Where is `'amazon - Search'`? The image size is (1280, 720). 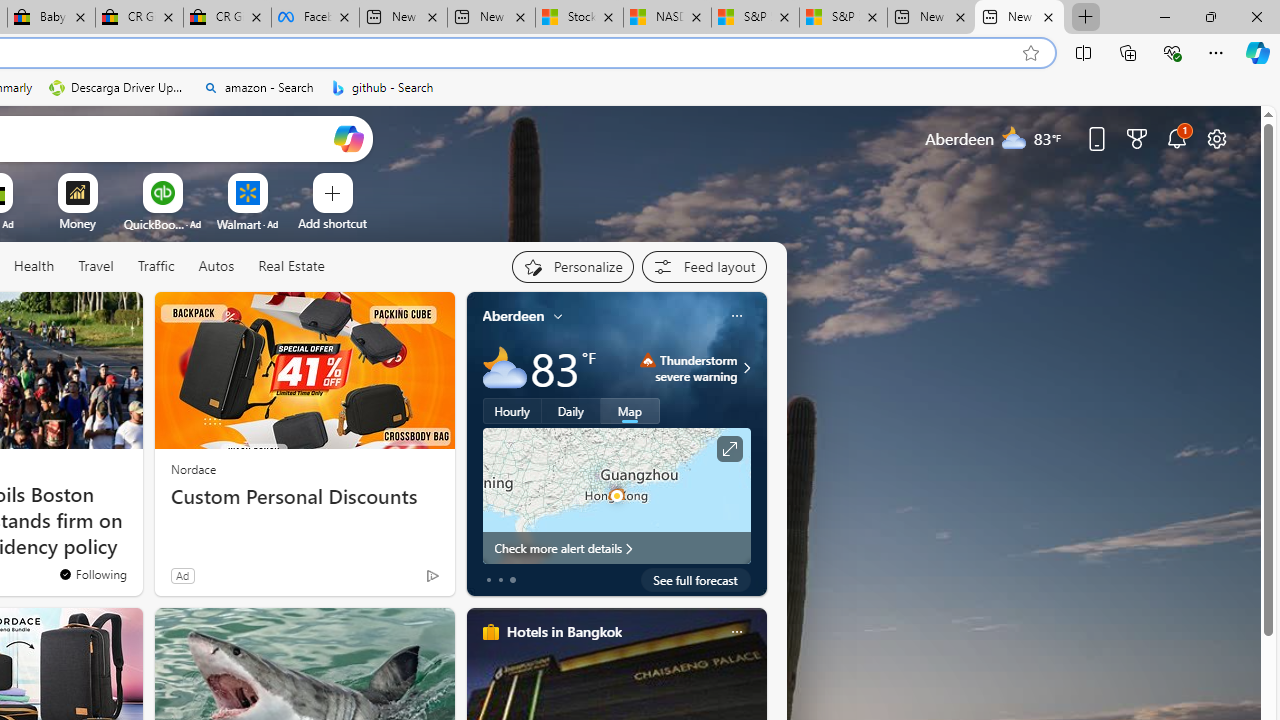
'amazon - Search' is located at coordinates (257, 87).